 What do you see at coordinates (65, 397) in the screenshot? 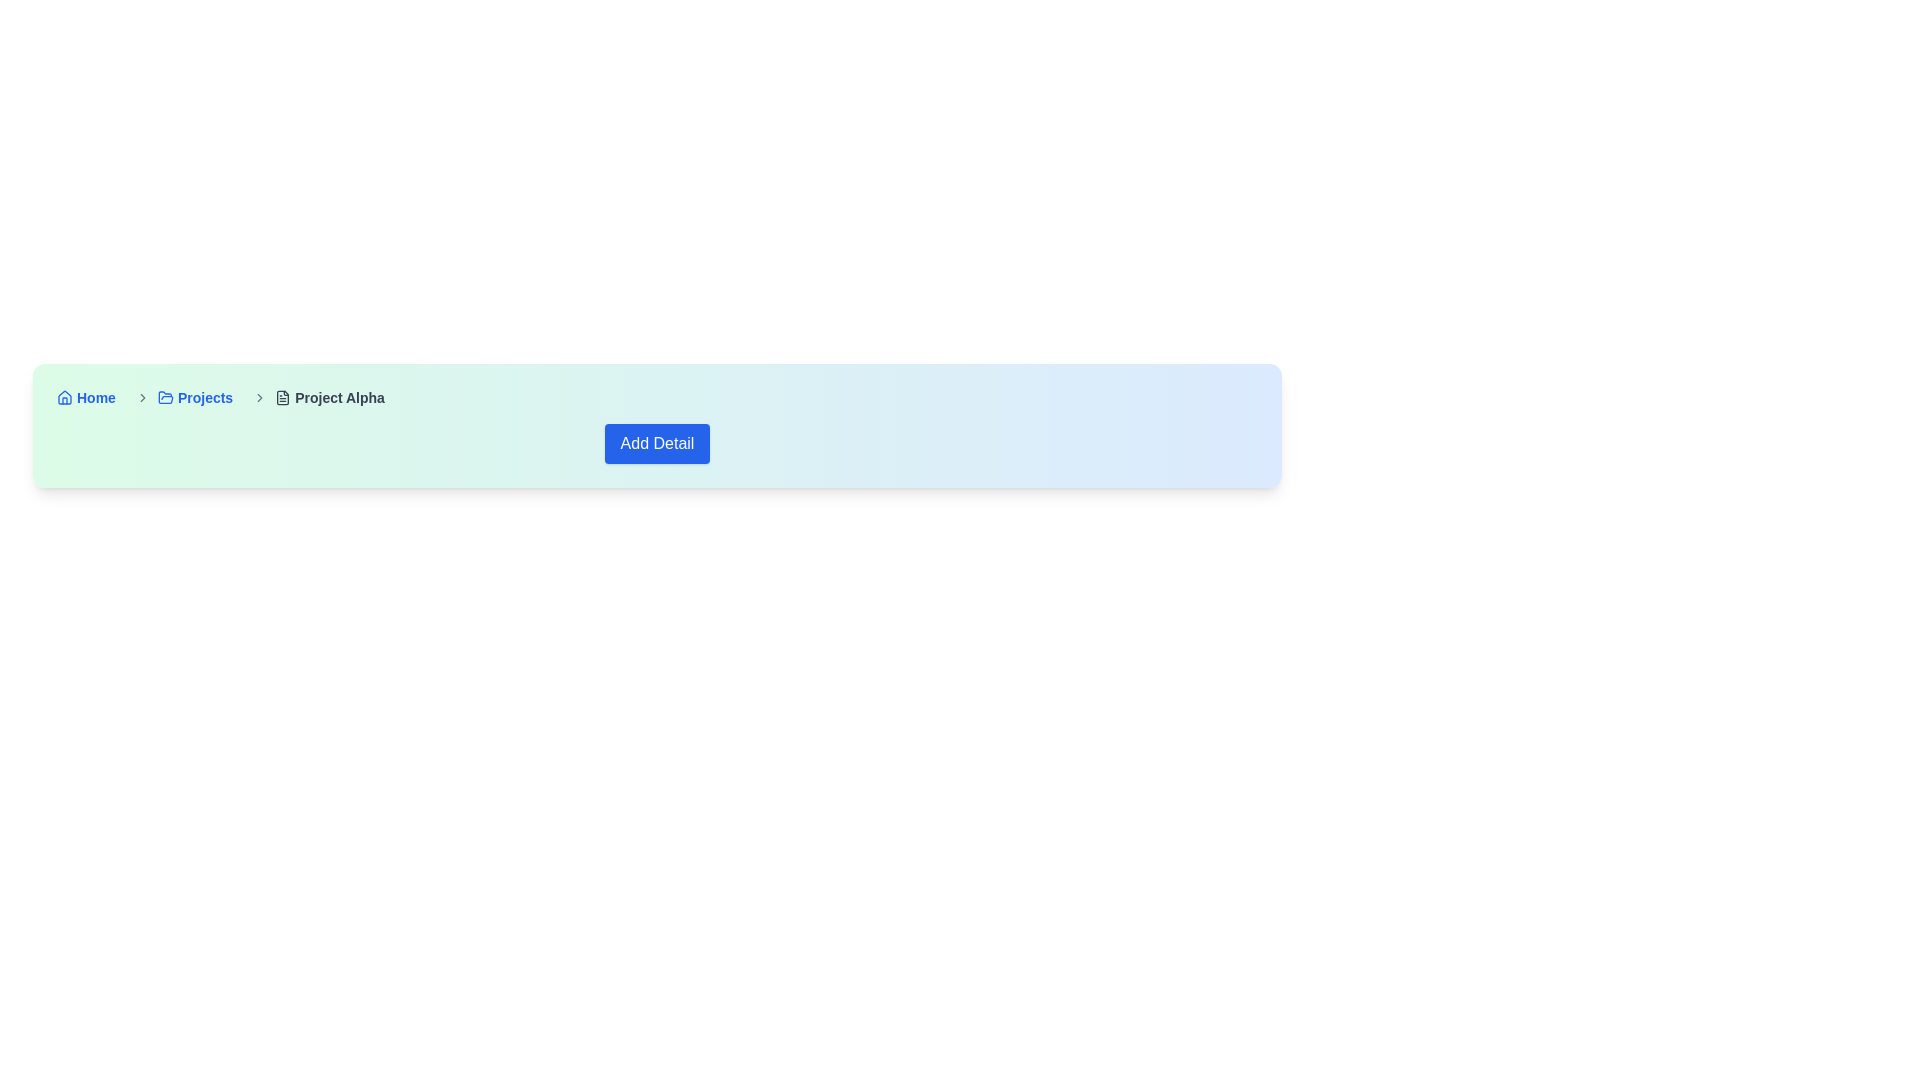
I see `the small house icon with a blue outline located in the breadcrumb navigation bar, directly to the left of the text 'Home'` at bounding box center [65, 397].